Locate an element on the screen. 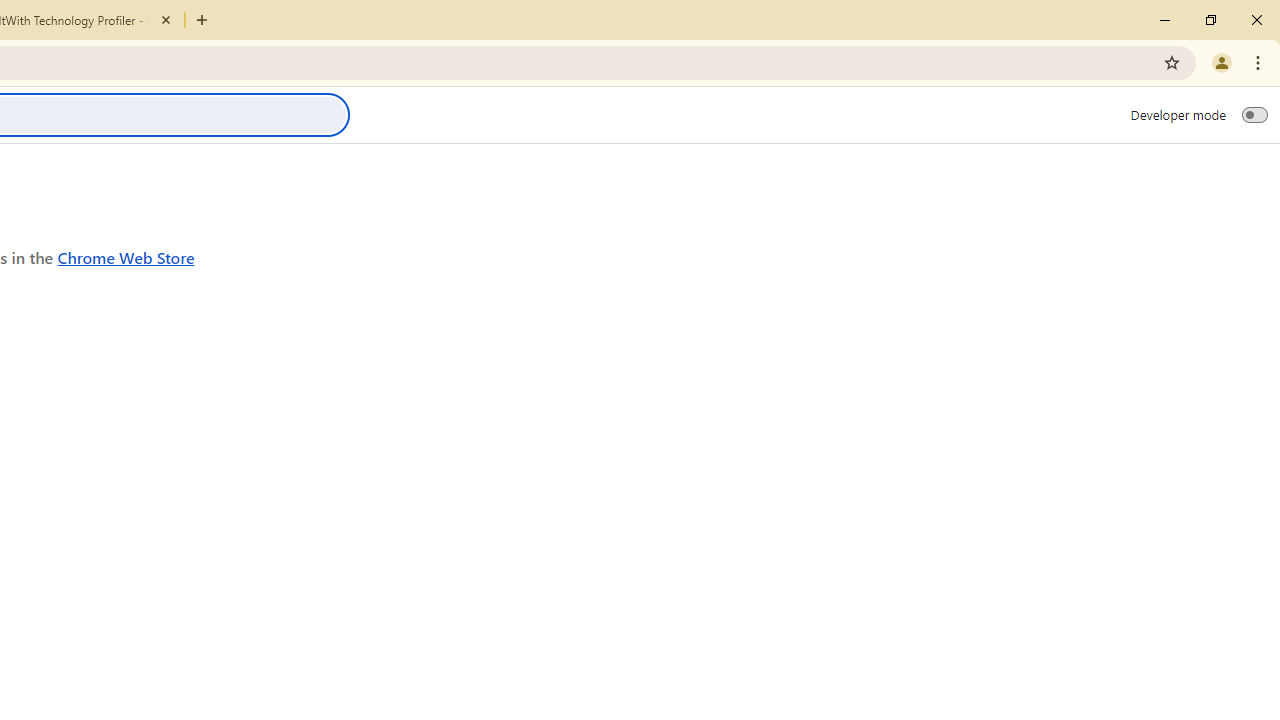 The width and height of the screenshot is (1280, 720). 'Chrome Web Store' is located at coordinates (125, 256).